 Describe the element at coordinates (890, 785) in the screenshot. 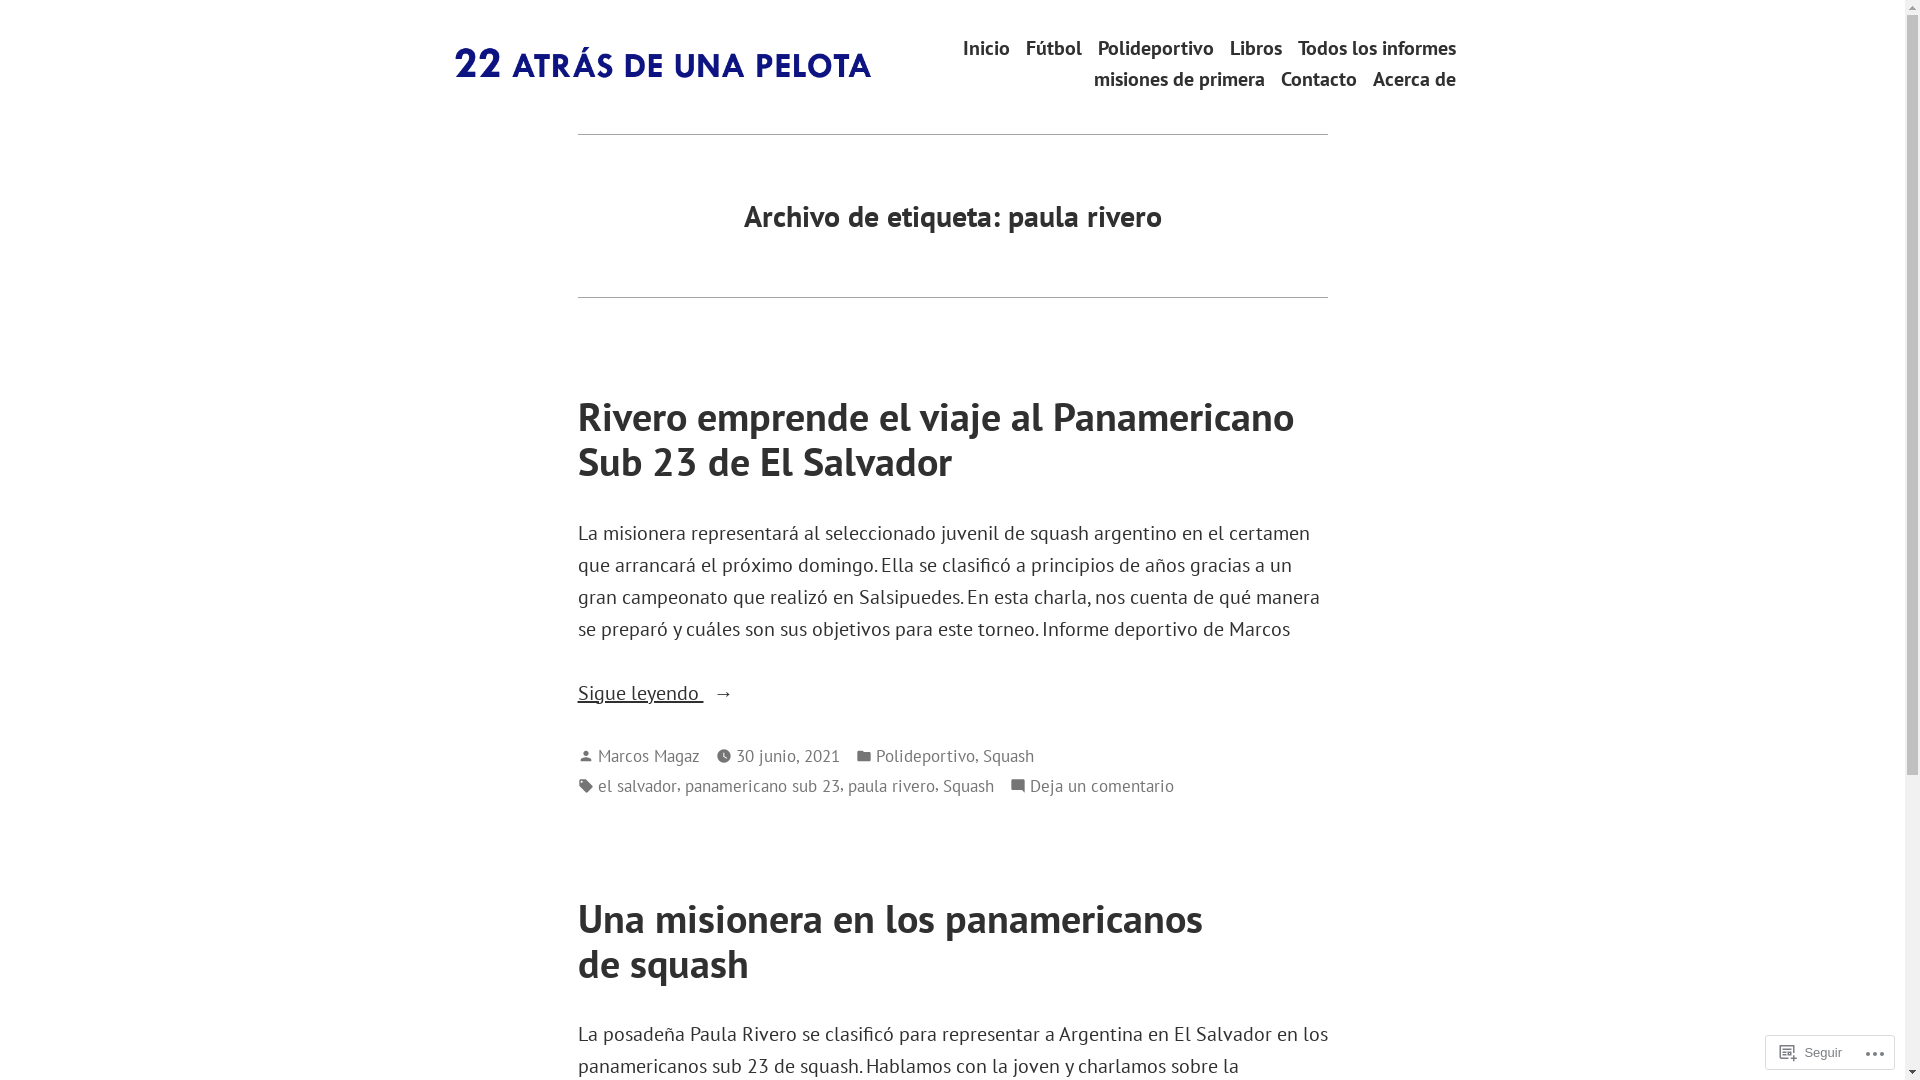

I see `'paula rivero'` at that location.